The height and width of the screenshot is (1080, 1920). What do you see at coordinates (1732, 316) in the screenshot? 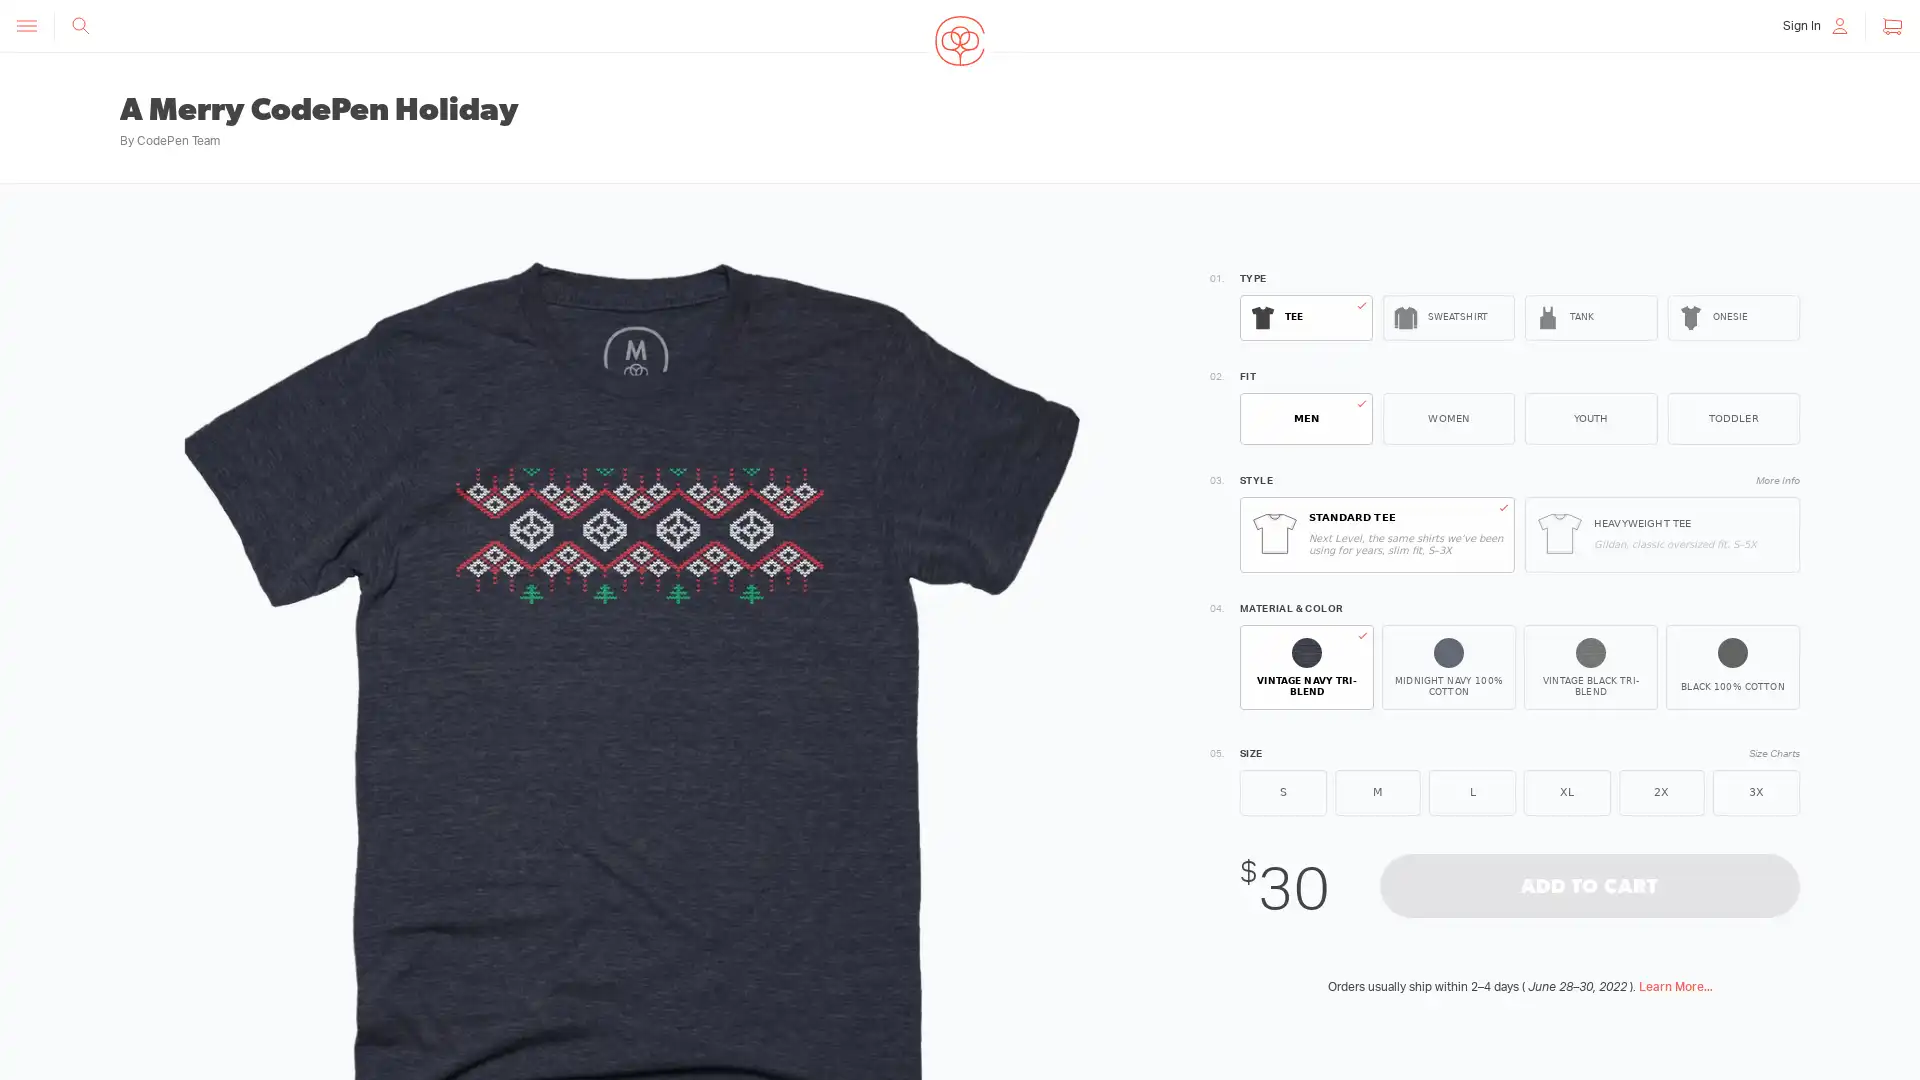
I see `ONESIE` at bounding box center [1732, 316].